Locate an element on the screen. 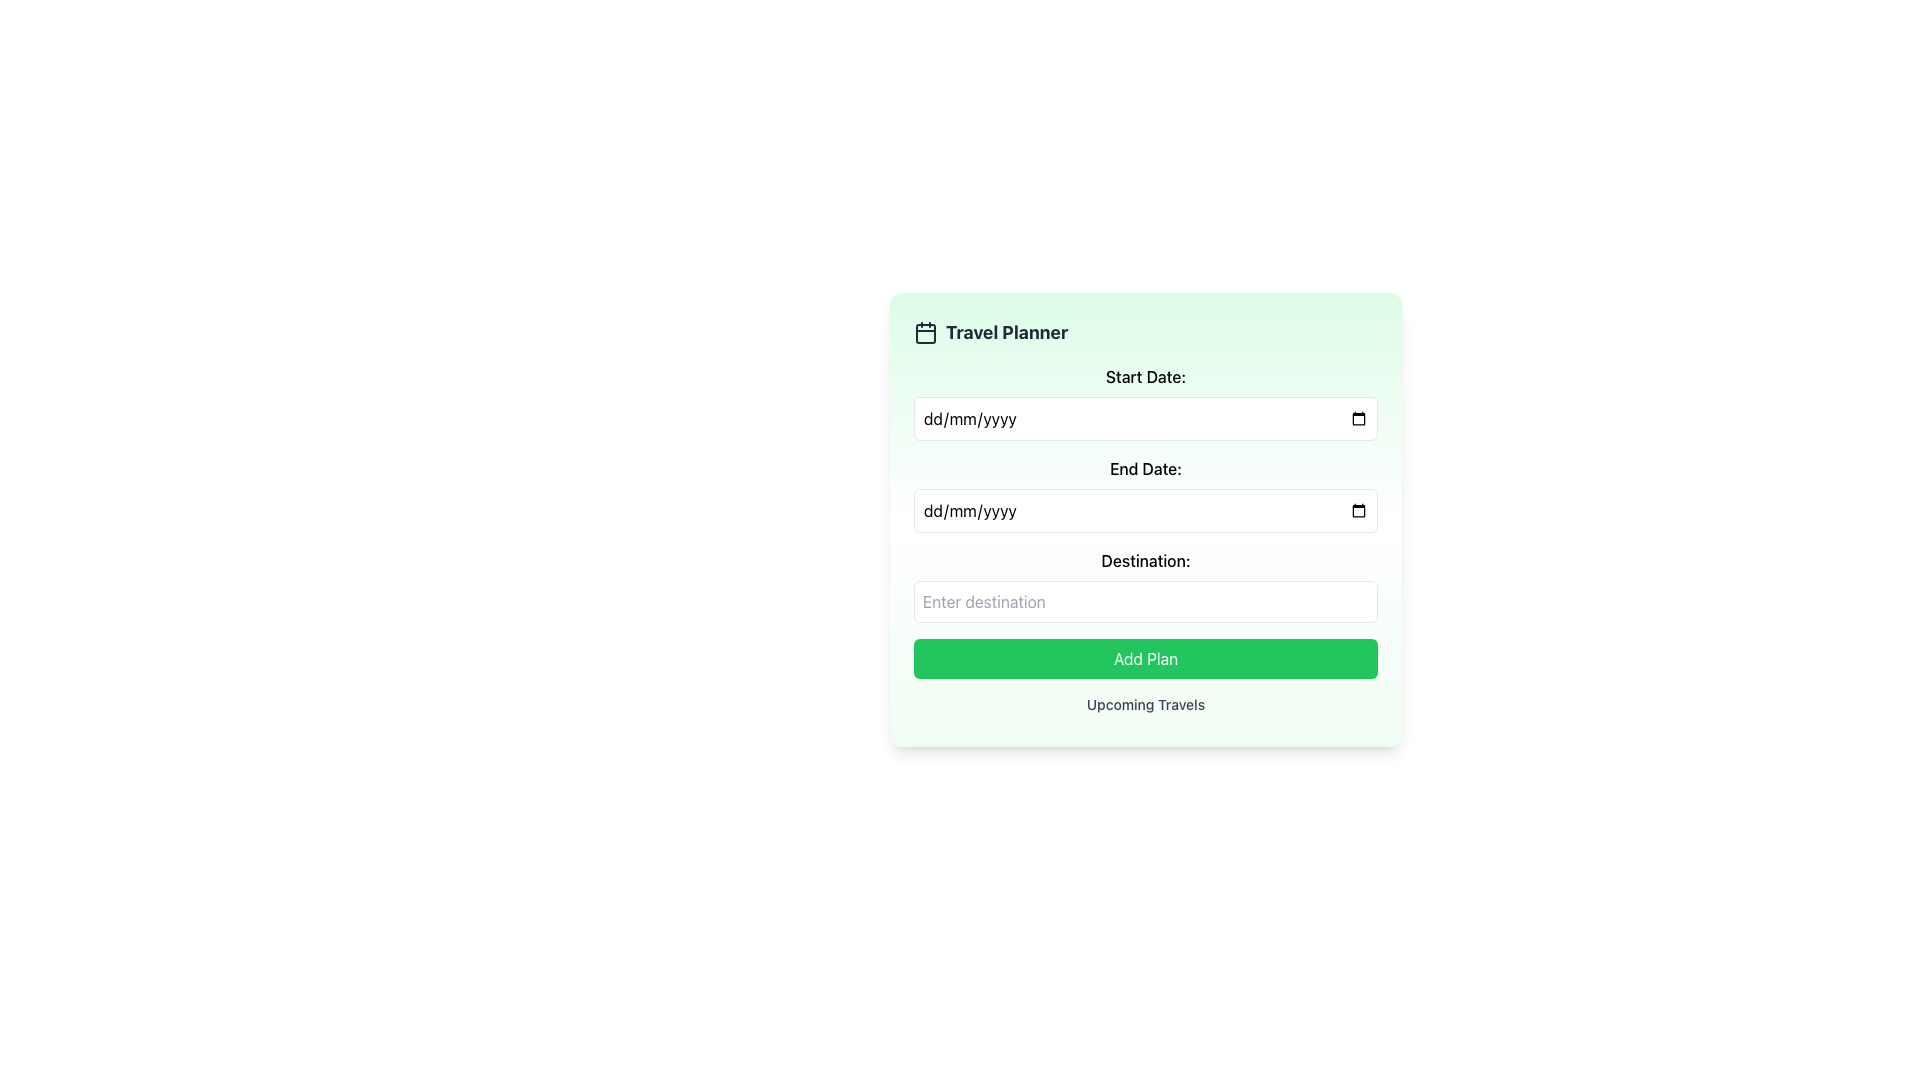 The width and height of the screenshot is (1920, 1080). the decorative graphic within the SVG element of the calendar icon located at the top of the 'Travel Planner' card is located at coordinates (925, 333).